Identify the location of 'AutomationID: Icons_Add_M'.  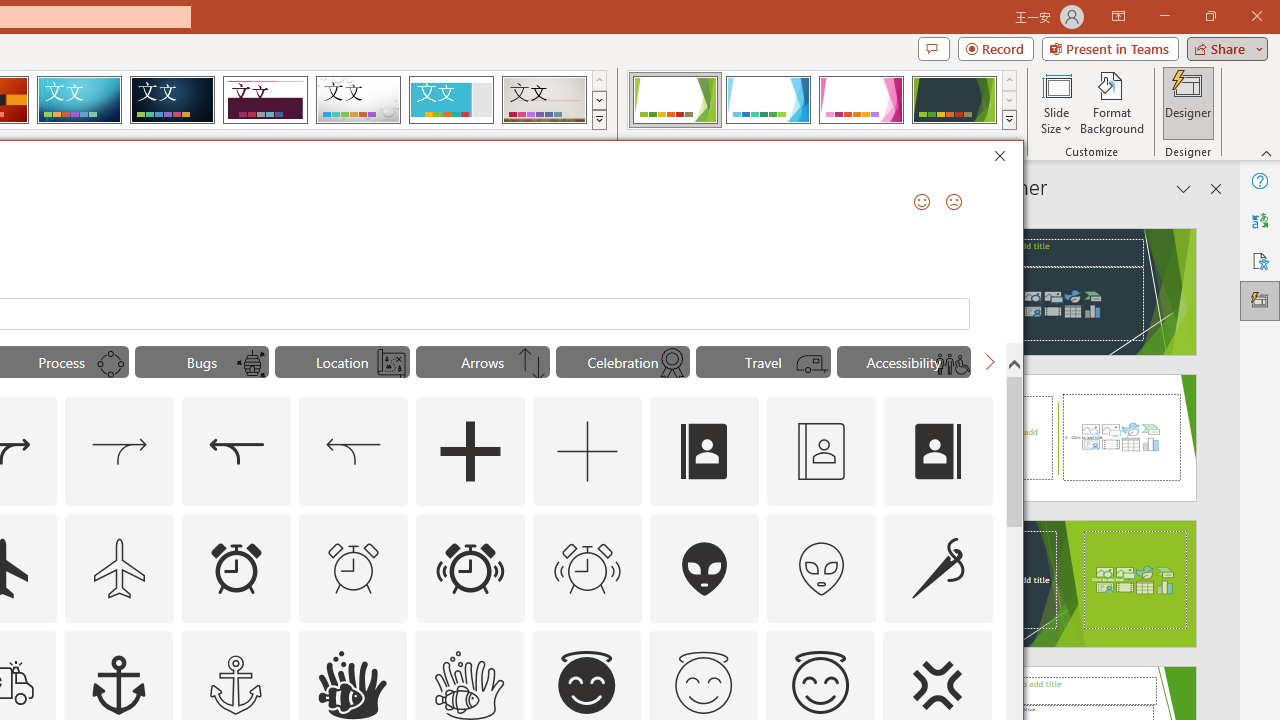
(587, 452).